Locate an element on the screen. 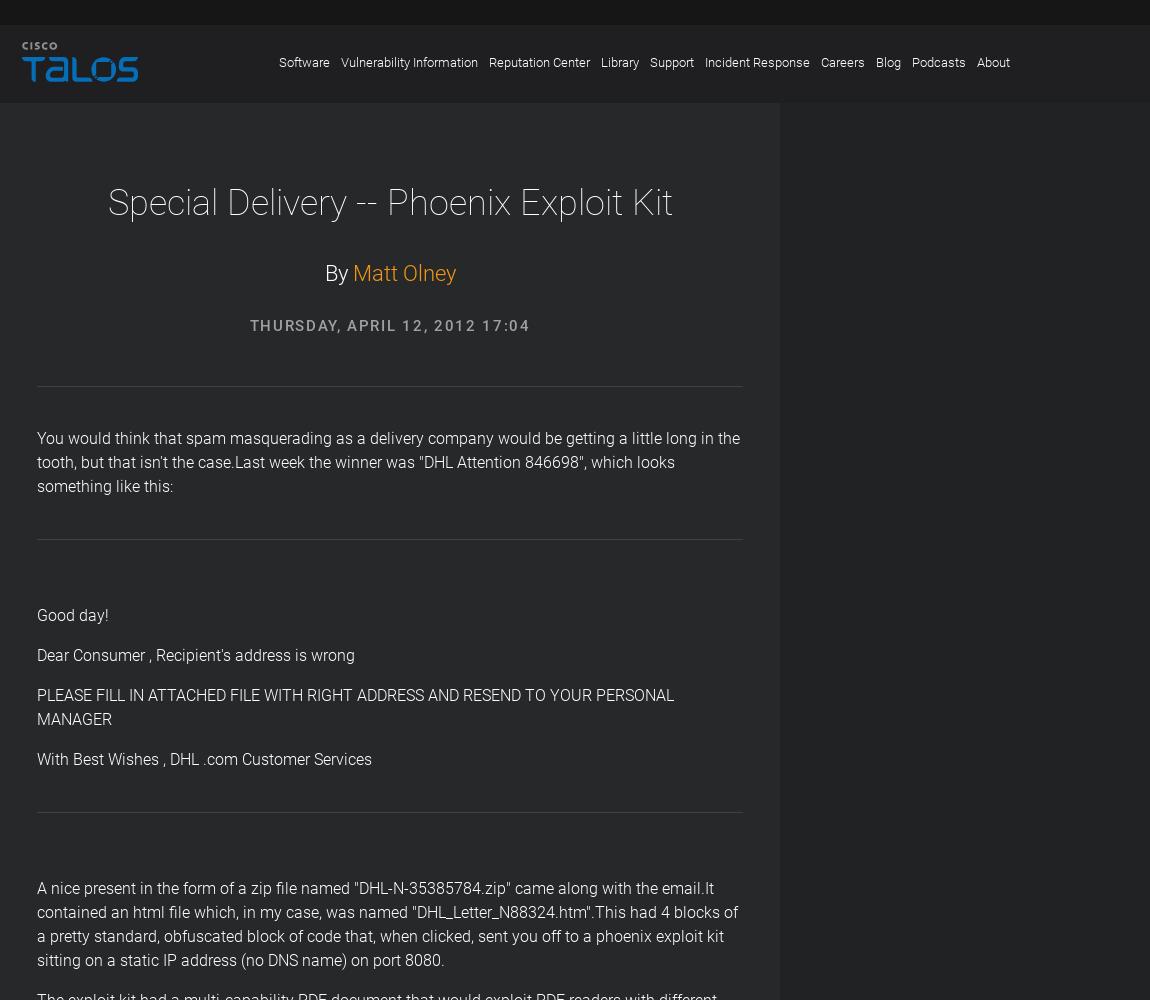  'Good day!' is located at coordinates (72, 614).